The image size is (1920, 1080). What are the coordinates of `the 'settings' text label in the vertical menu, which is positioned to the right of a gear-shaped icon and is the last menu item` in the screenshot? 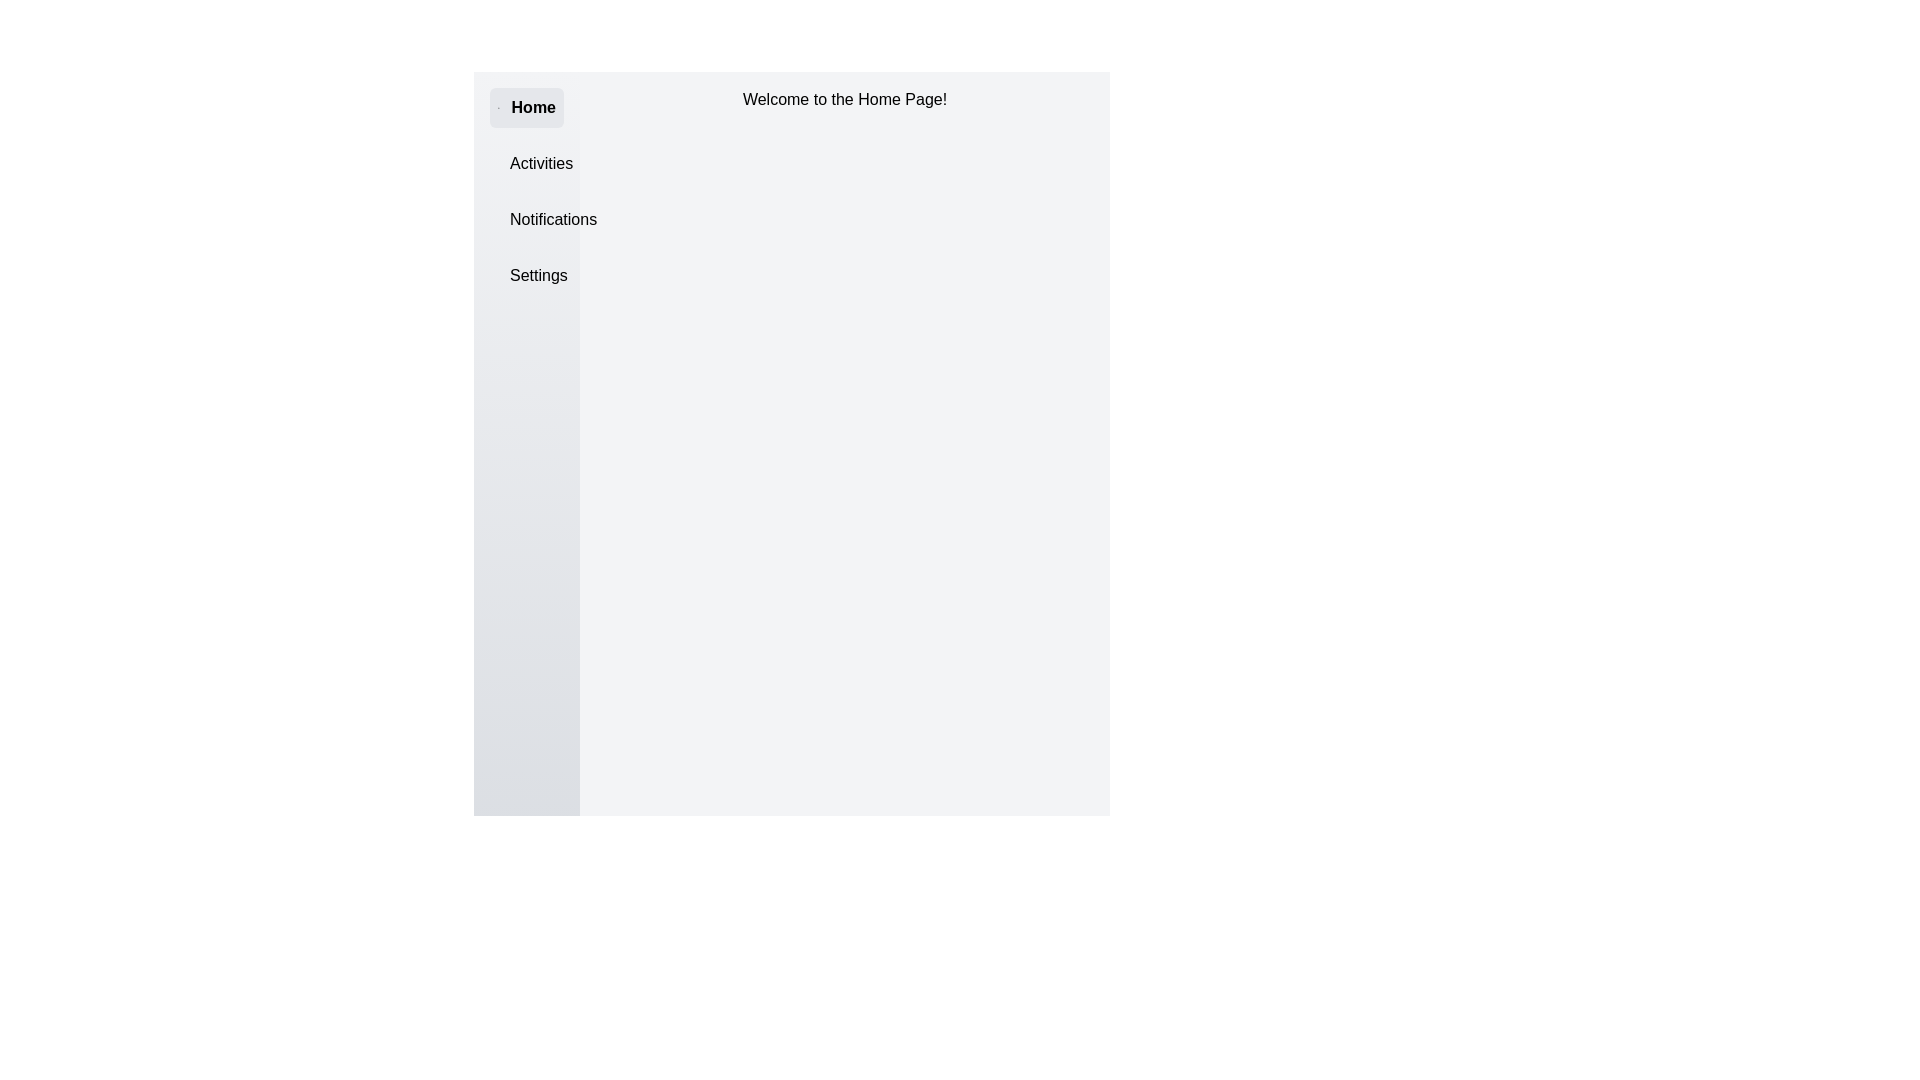 It's located at (538, 276).